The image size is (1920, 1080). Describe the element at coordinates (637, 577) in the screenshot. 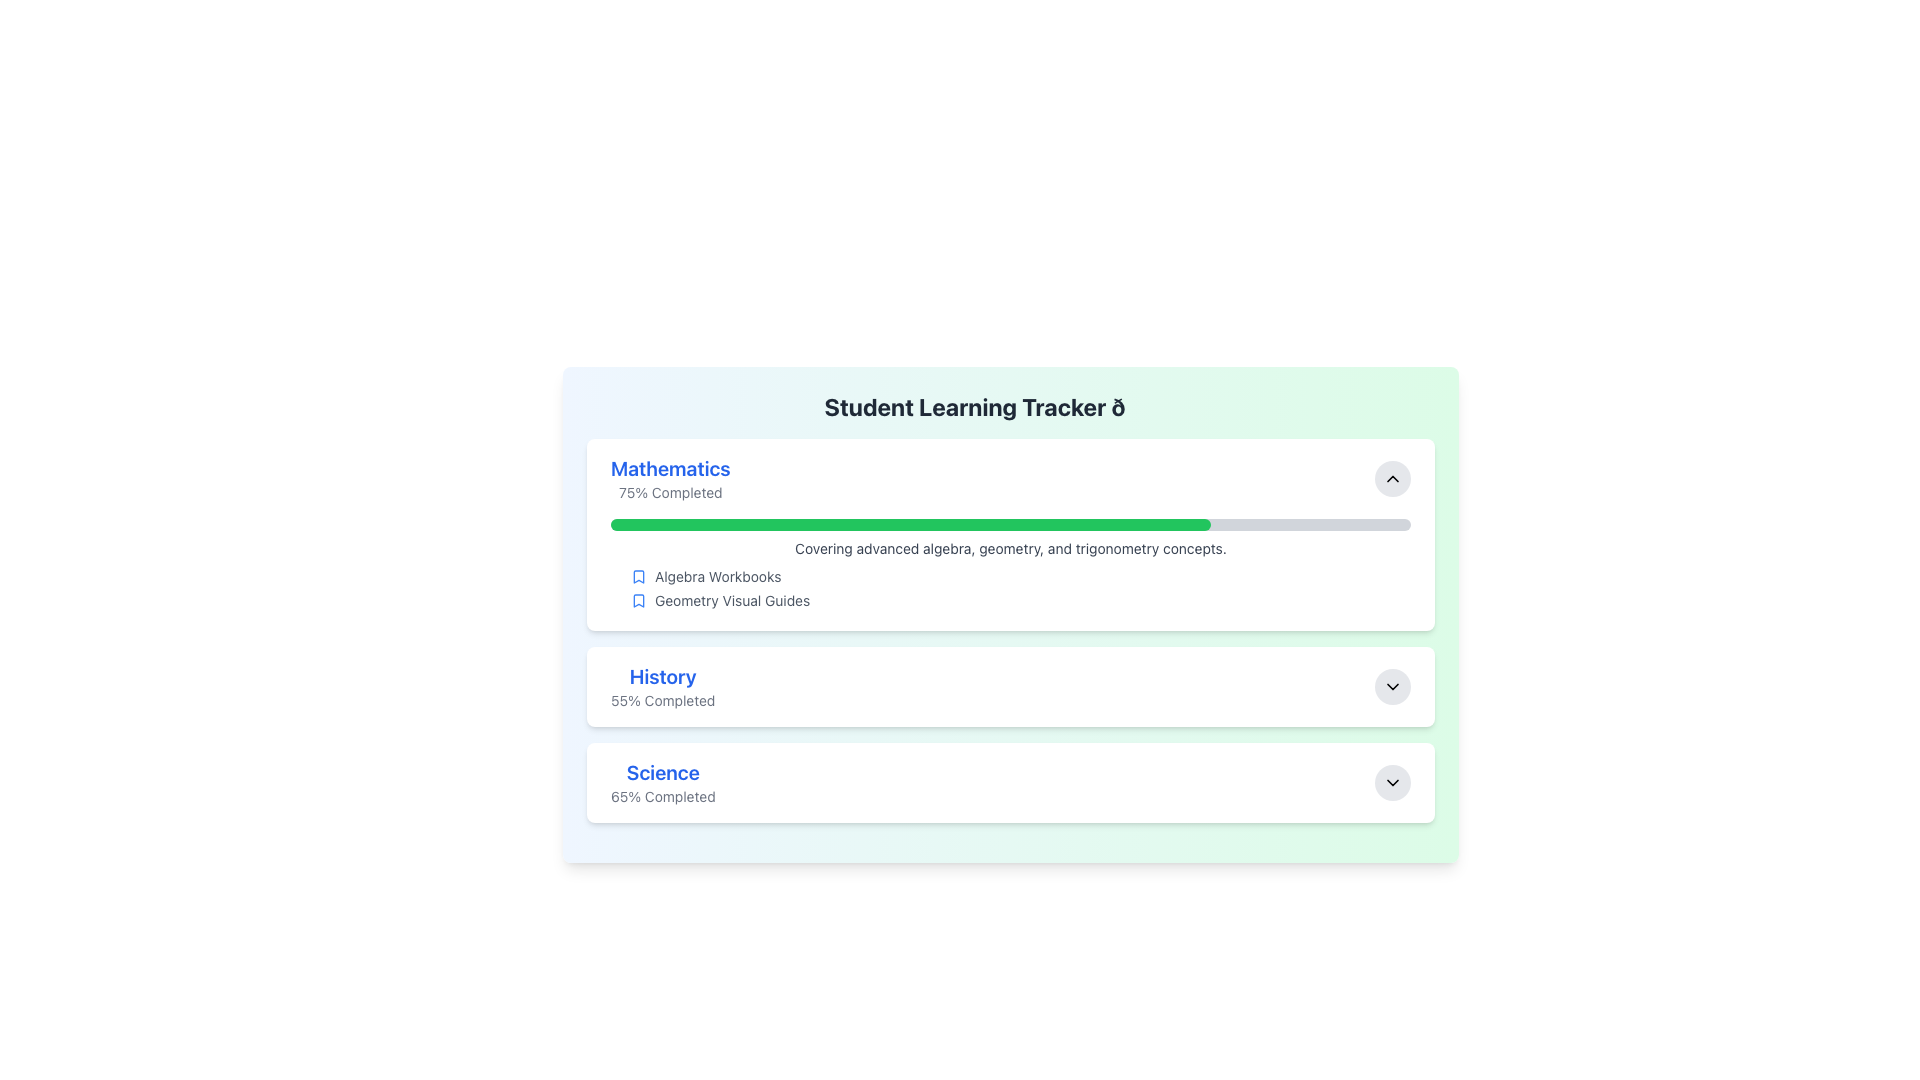

I see `the blue outlined bookmark icon located to the left of the 'Geometry Visual Guides' text in the 'Mathematics' section to bookmark or unbookmark the related content` at that location.